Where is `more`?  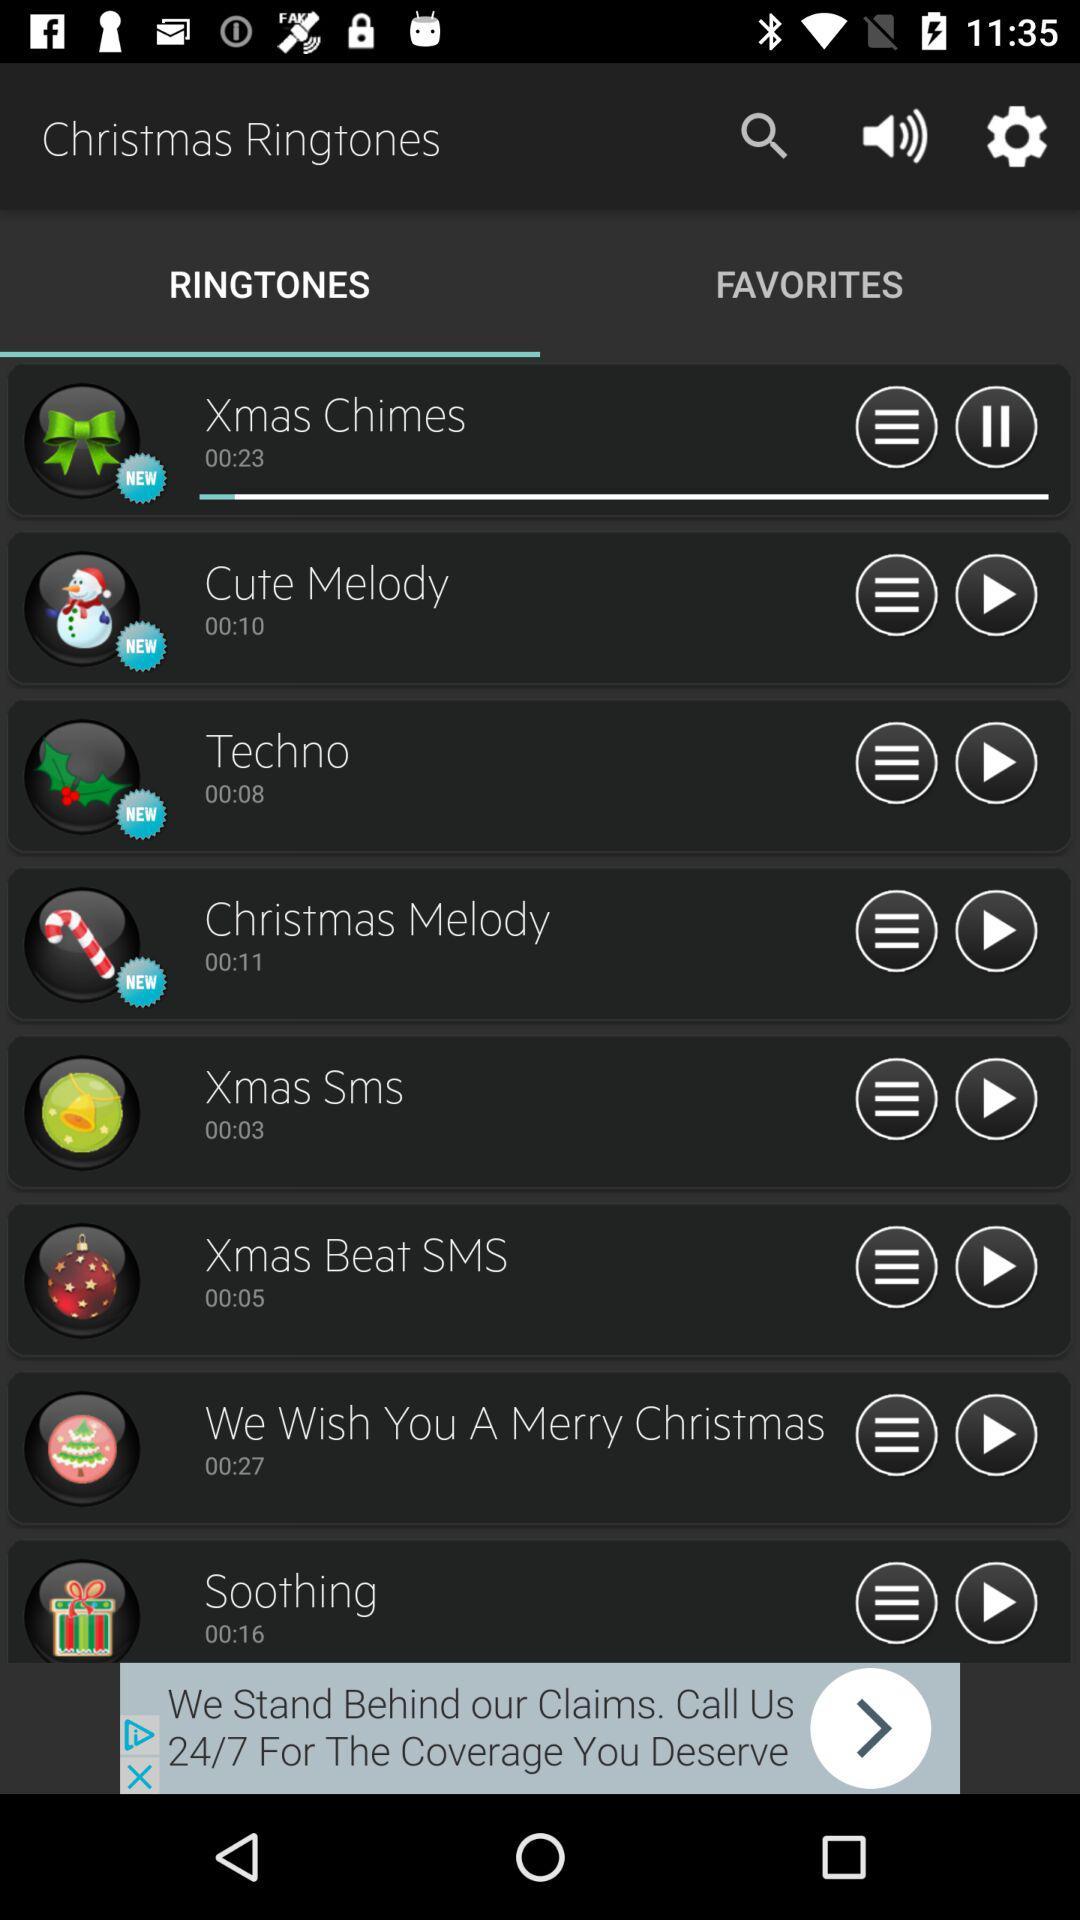
more is located at coordinates (995, 427).